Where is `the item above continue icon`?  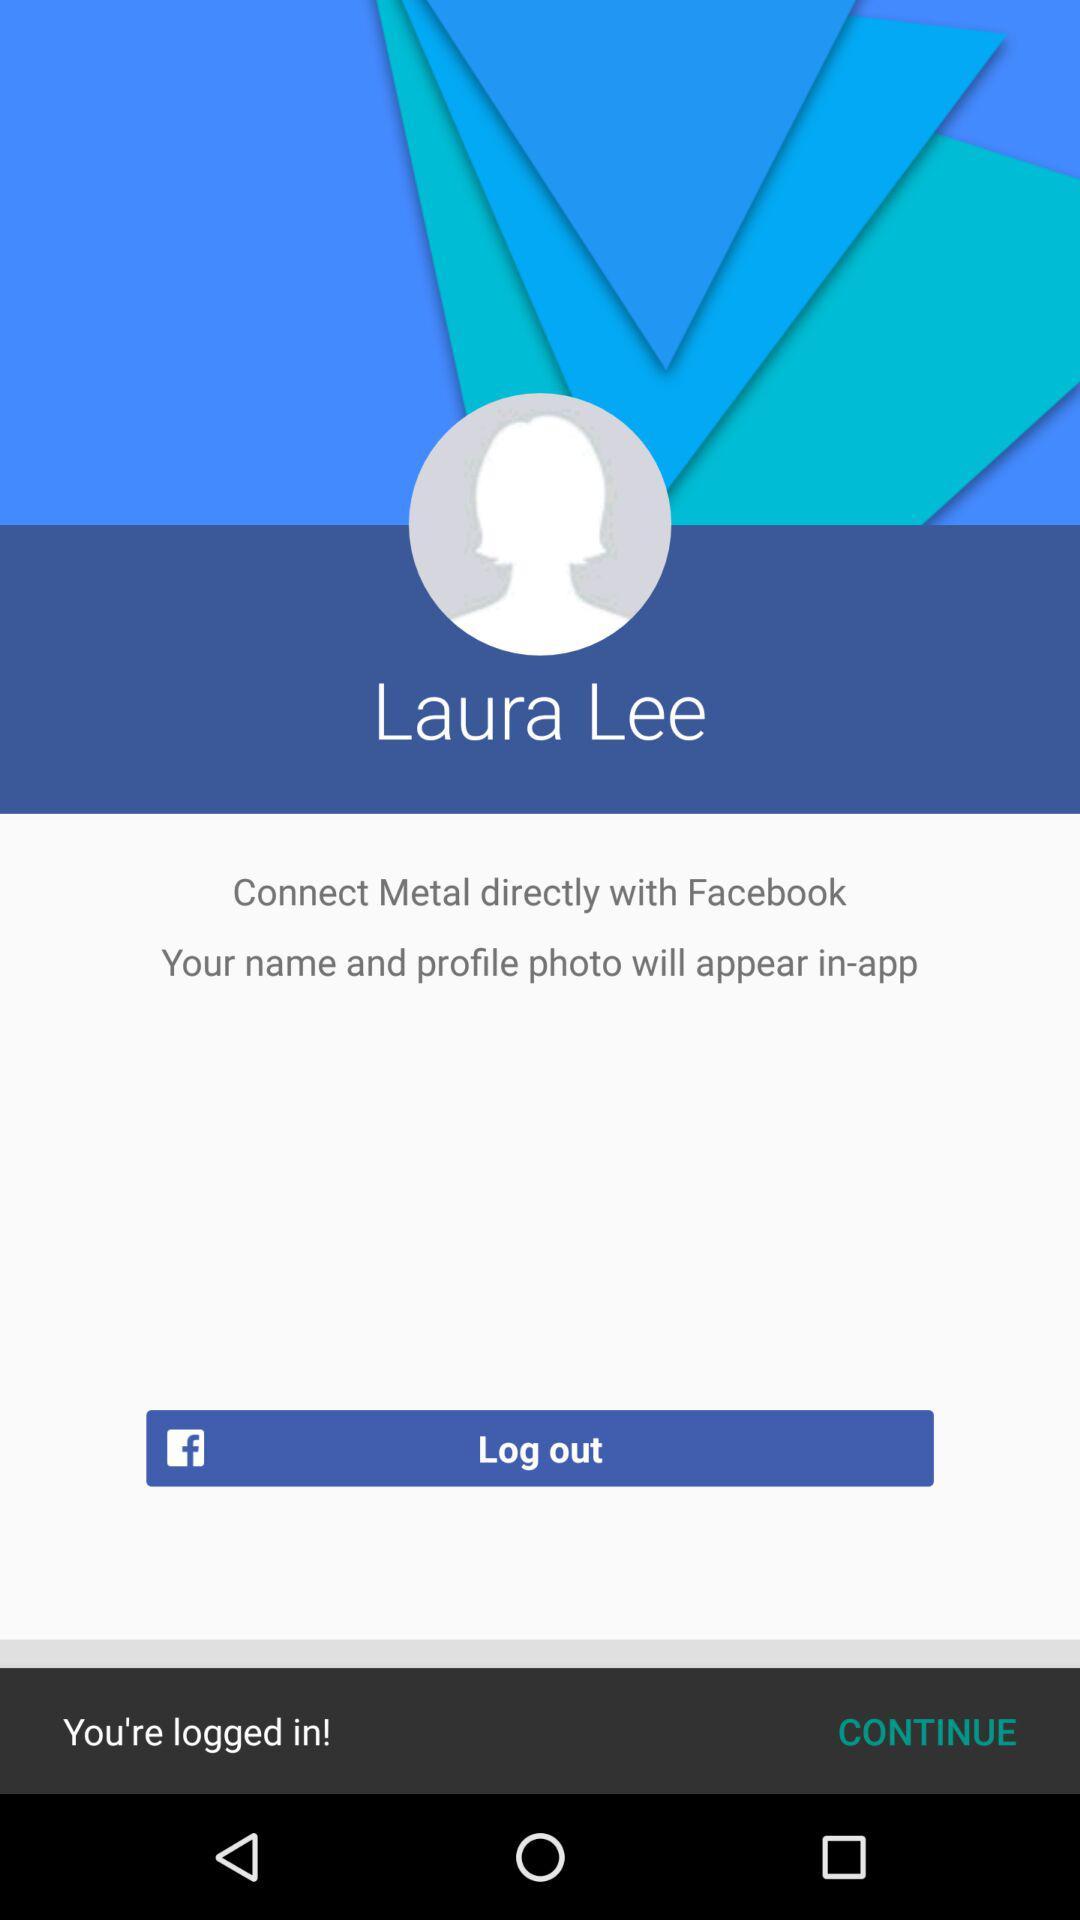 the item above continue icon is located at coordinates (540, 1448).